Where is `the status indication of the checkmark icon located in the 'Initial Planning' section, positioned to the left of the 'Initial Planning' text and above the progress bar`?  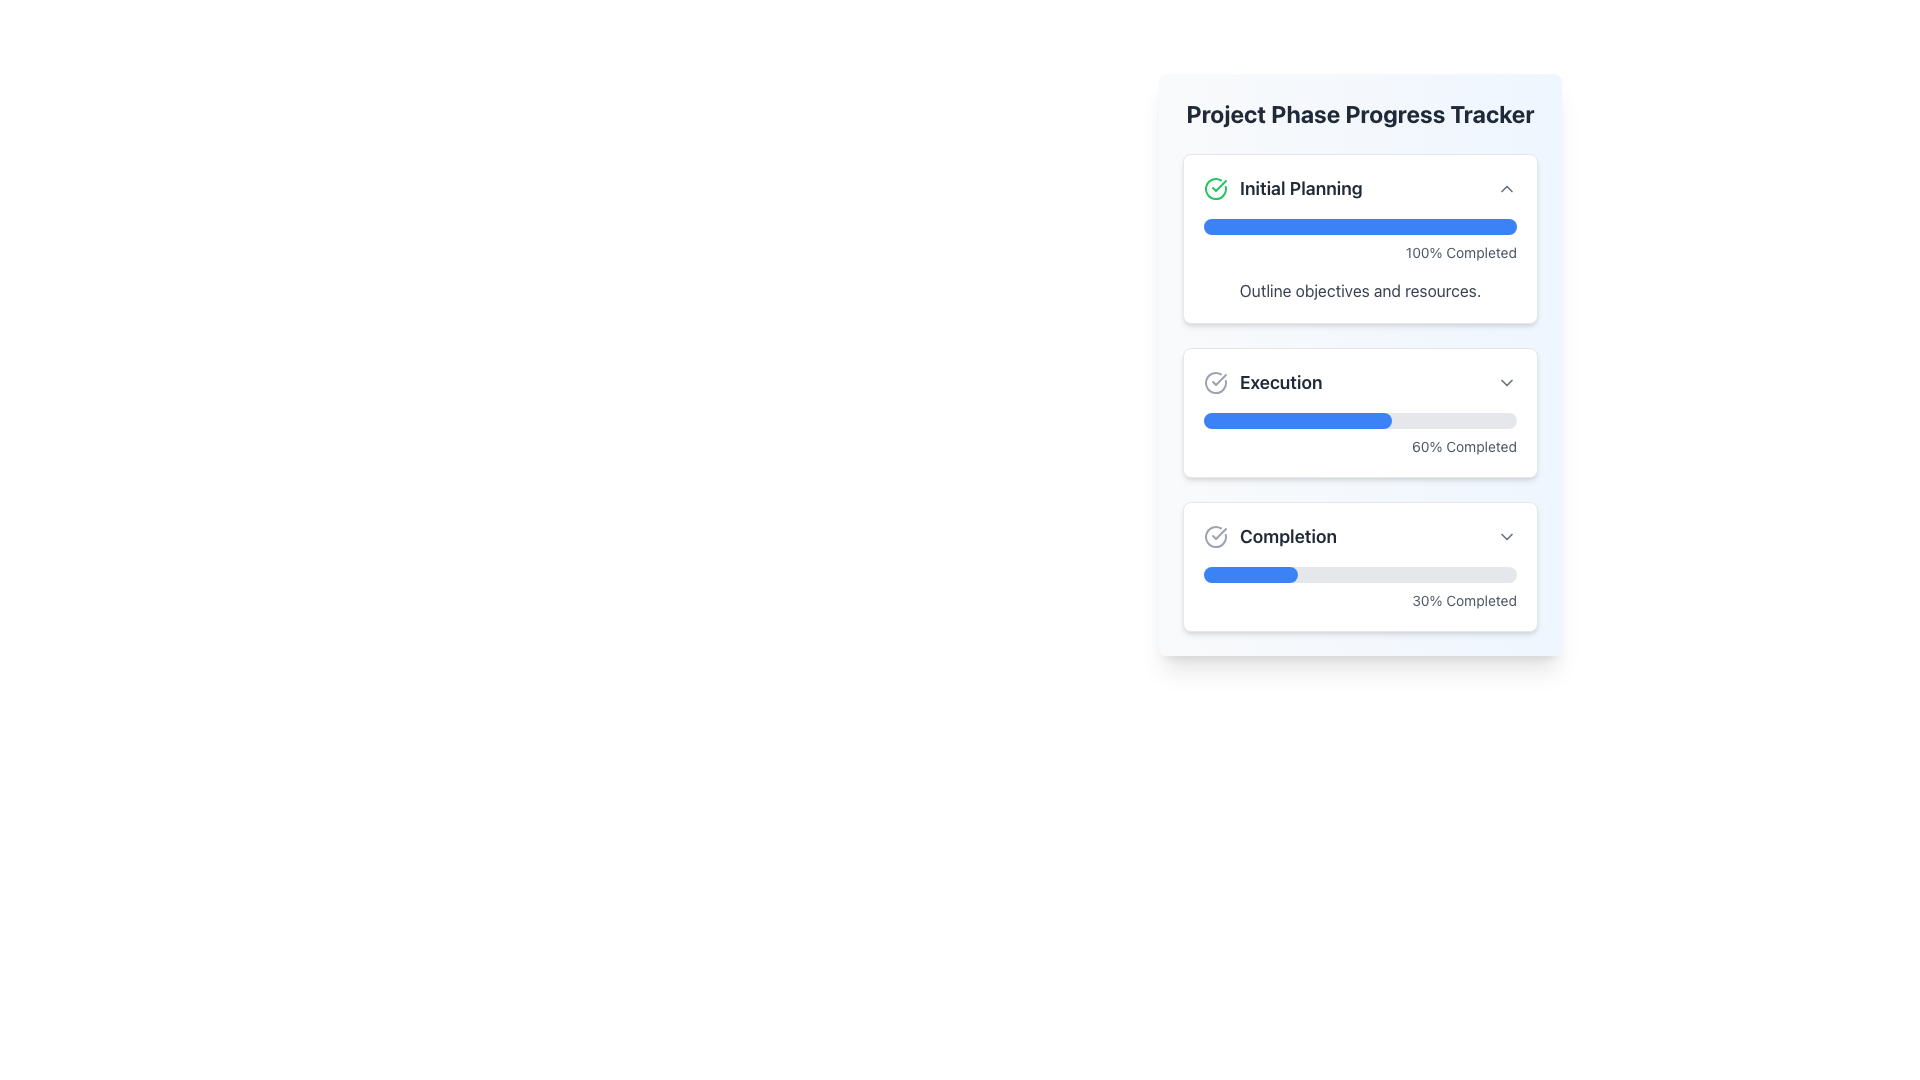
the status indication of the checkmark icon located in the 'Initial Planning' section, positioned to the left of the 'Initial Planning' text and above the progress bar is located at coordinates (1218, 380).